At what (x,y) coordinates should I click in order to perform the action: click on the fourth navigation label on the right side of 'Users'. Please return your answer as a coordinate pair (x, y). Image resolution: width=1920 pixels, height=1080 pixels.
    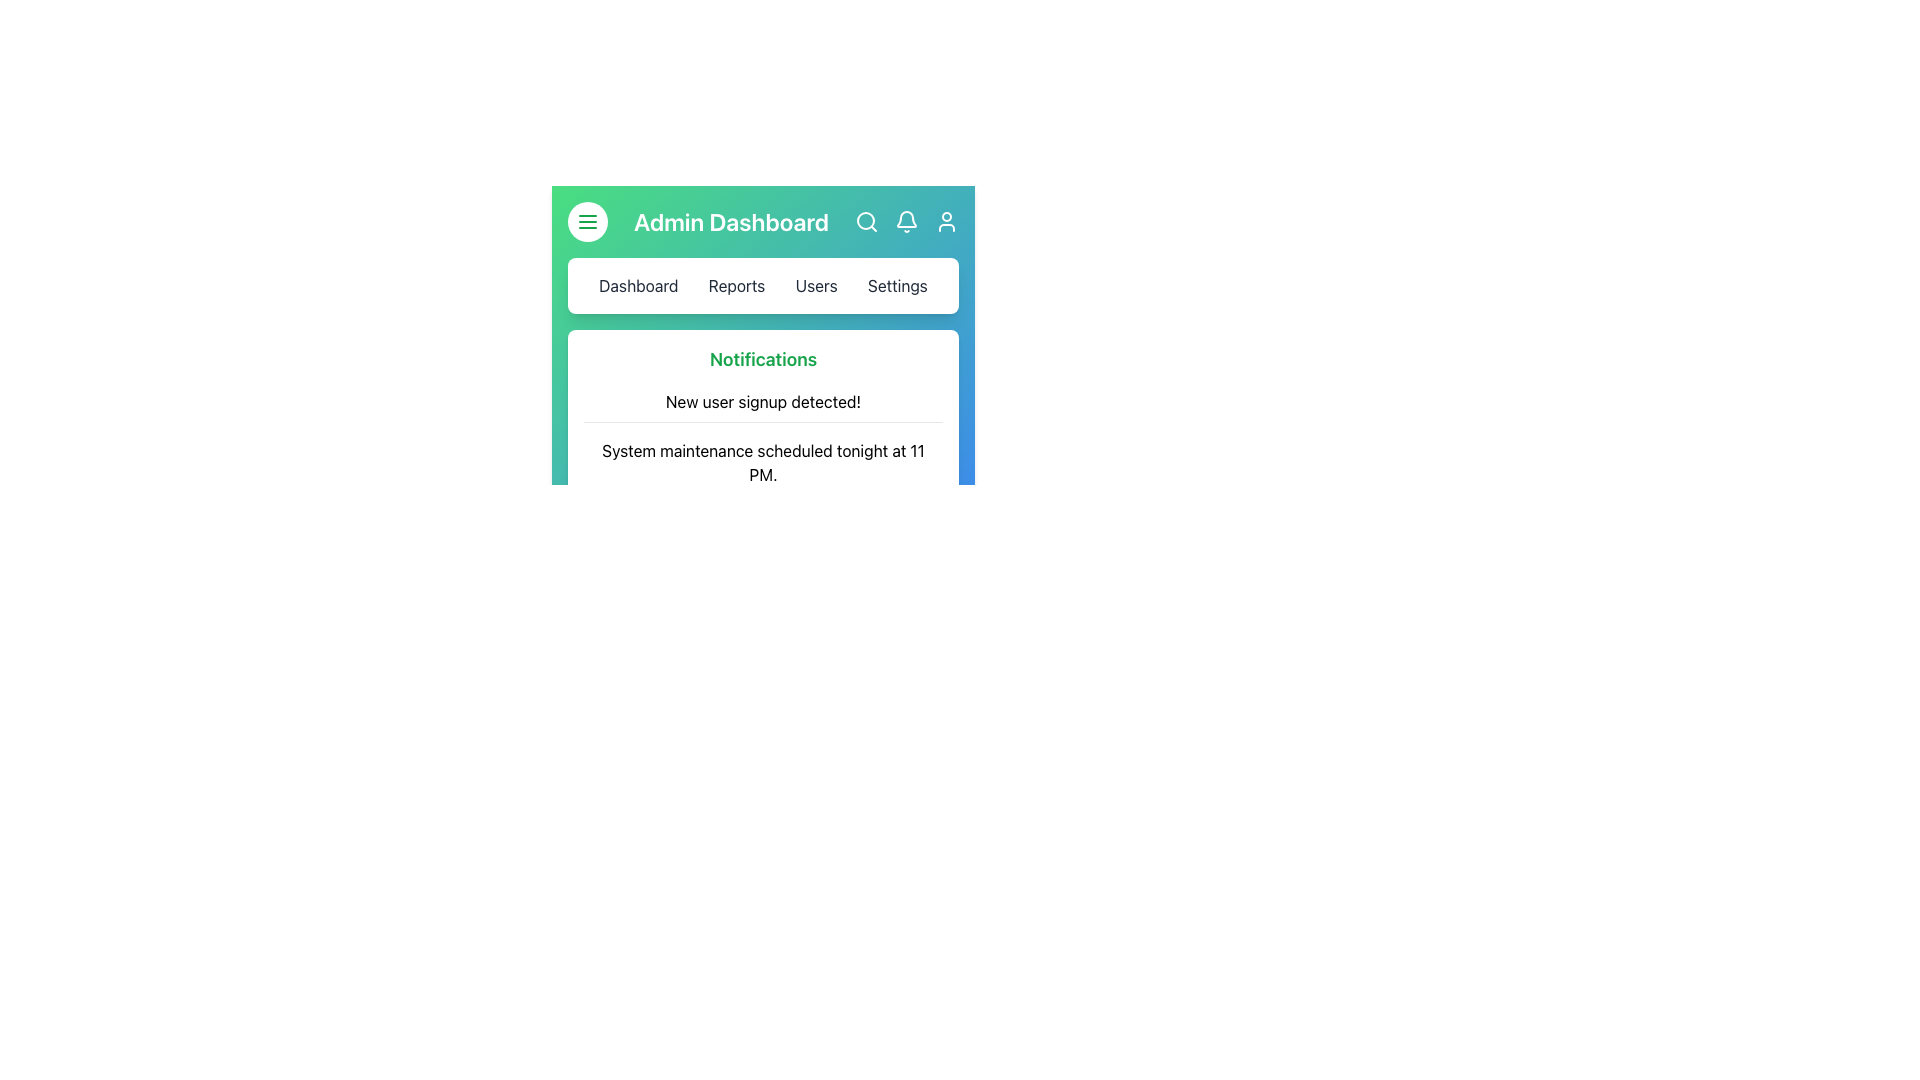
    Looking at the image, I should click on (896, 285).